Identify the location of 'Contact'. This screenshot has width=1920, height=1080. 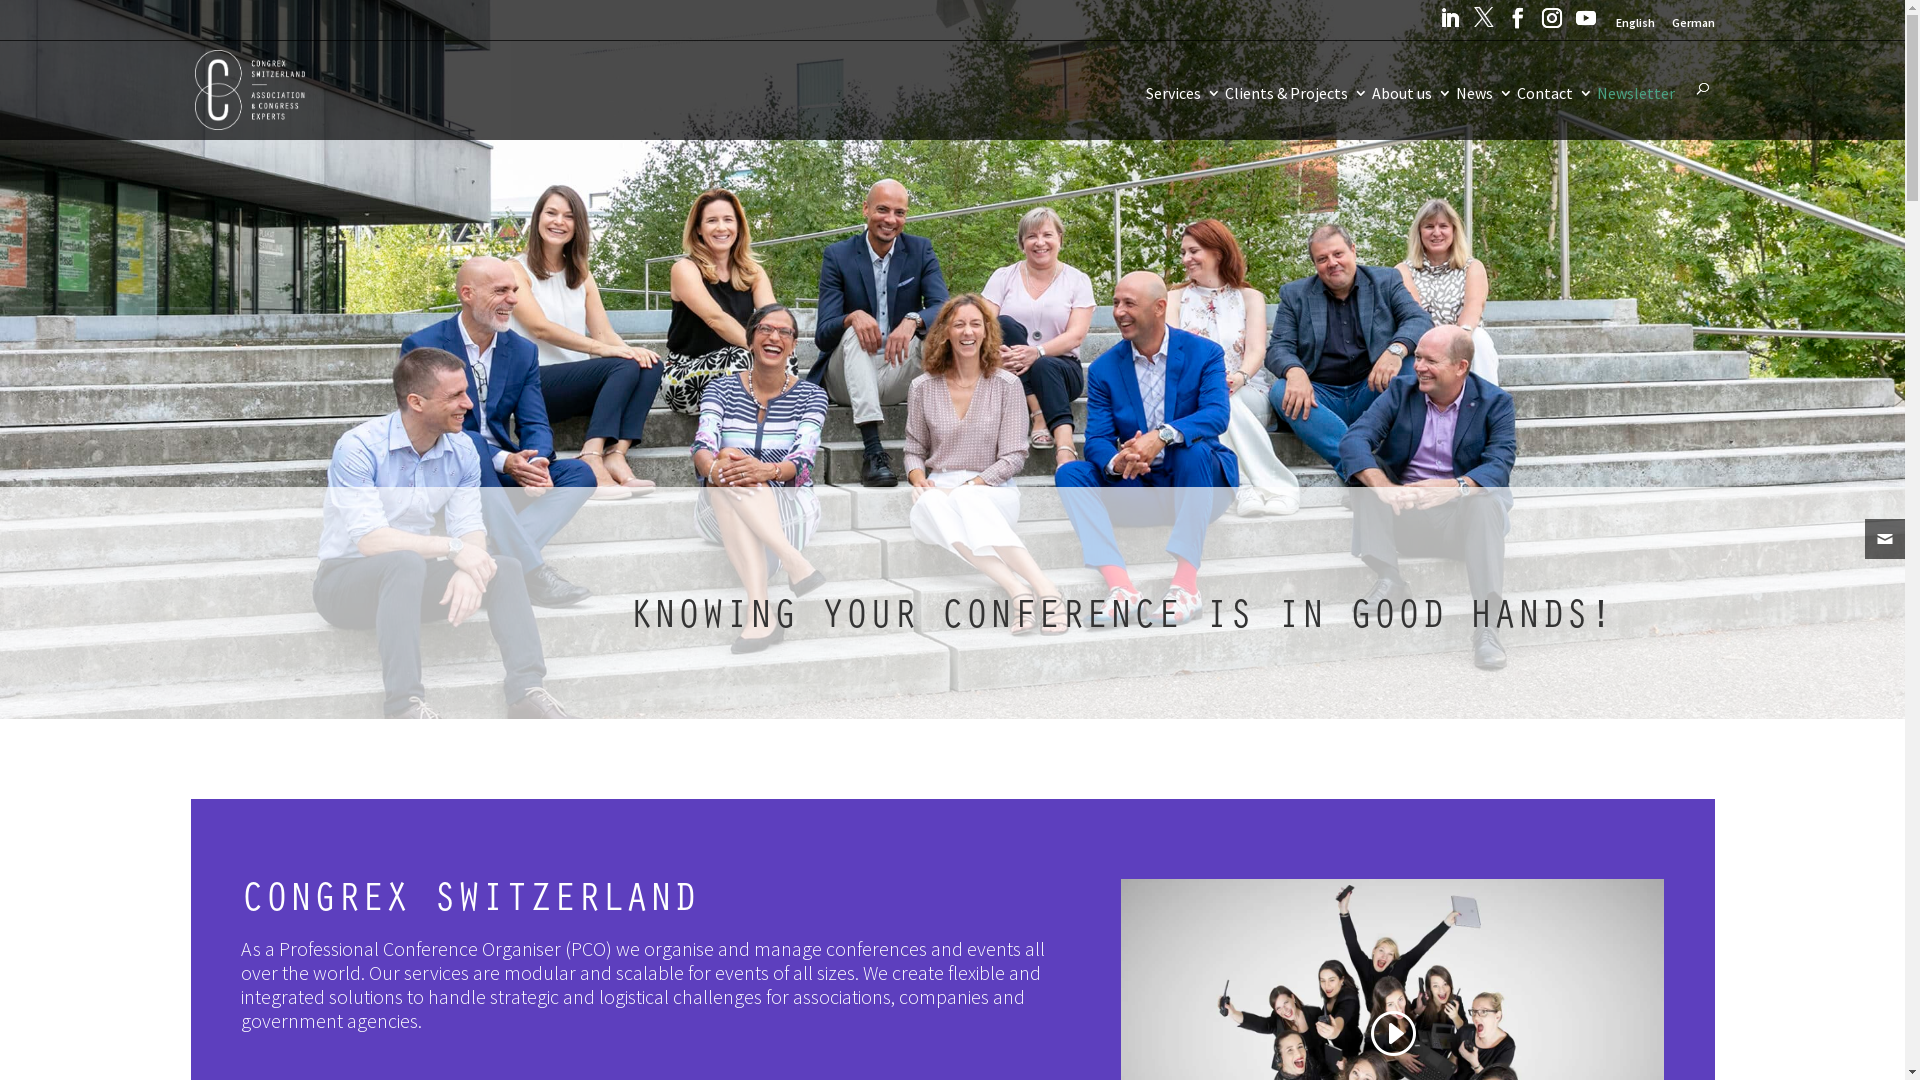
(1553, 112).